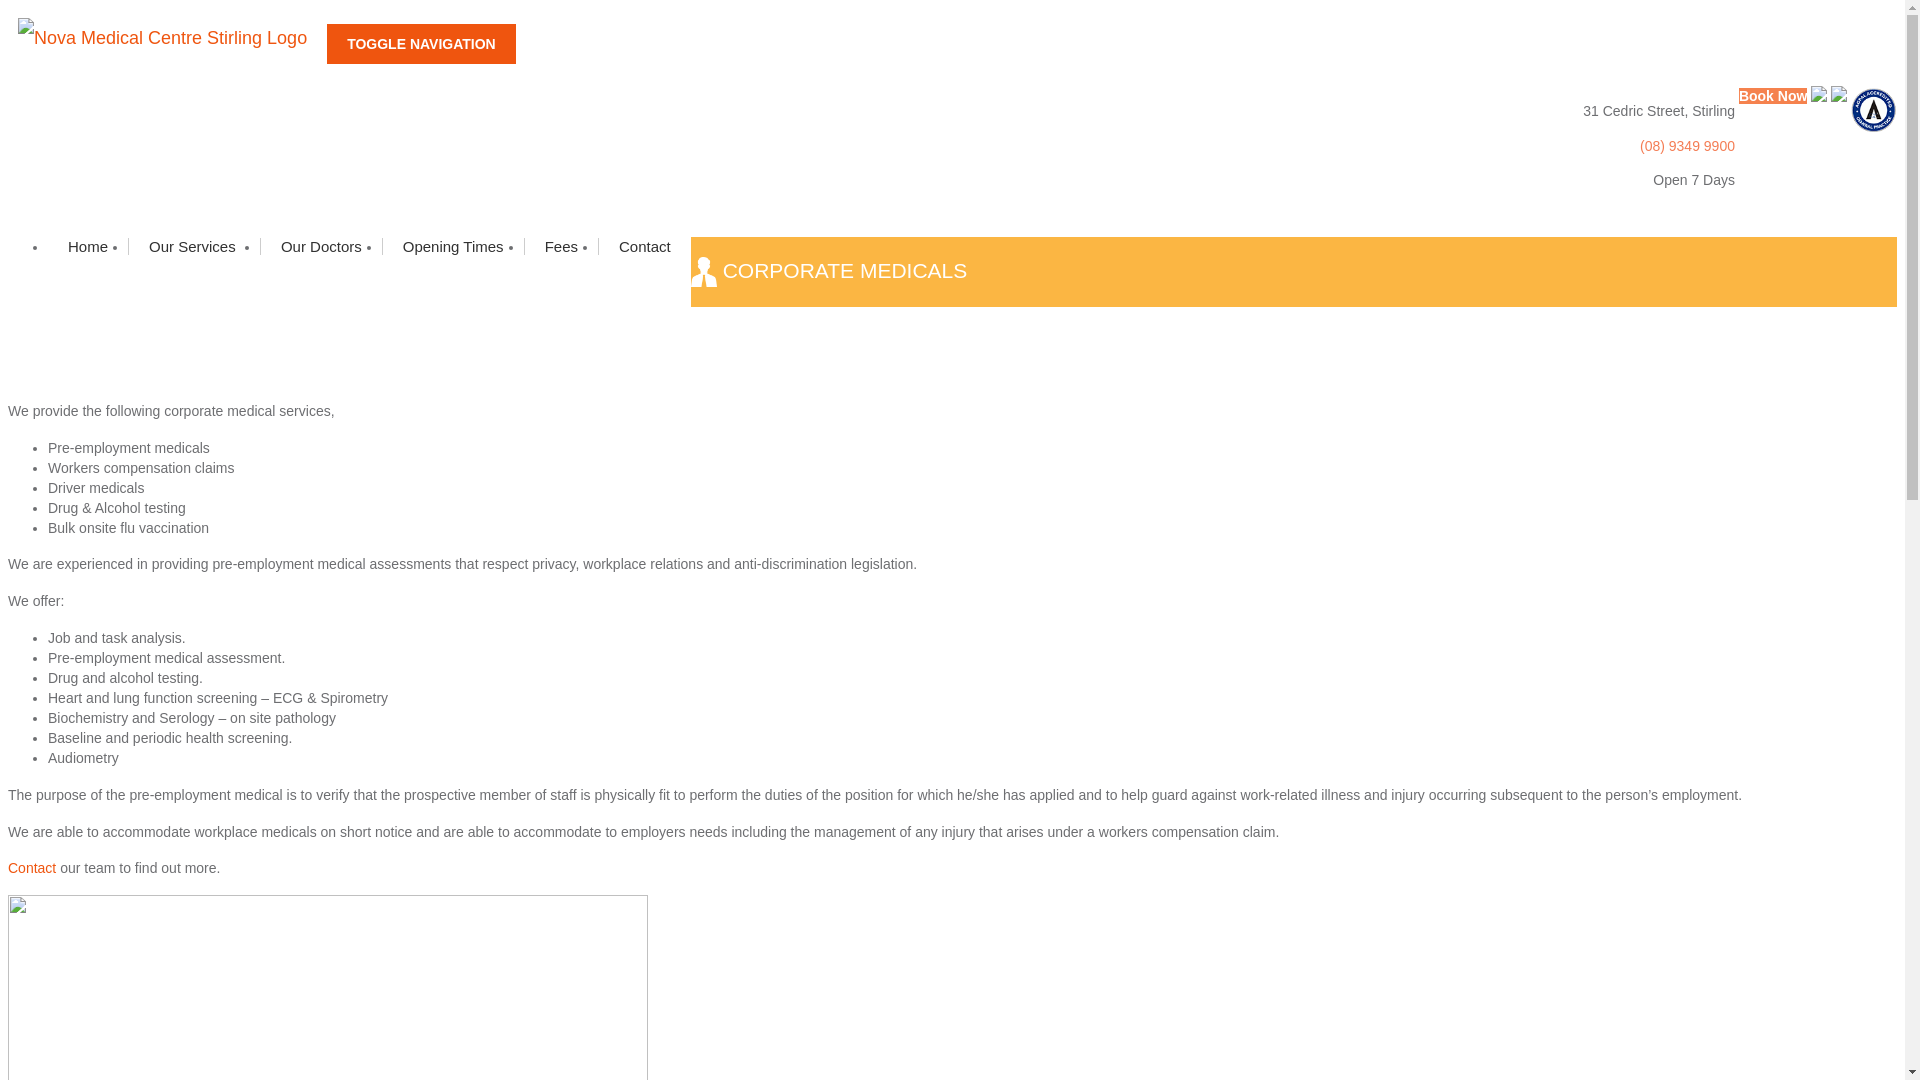 The height and width of the screenshot is (1080, 1920). I want to click on 'TOGGLE NAVIGATION', so click(326, 43).